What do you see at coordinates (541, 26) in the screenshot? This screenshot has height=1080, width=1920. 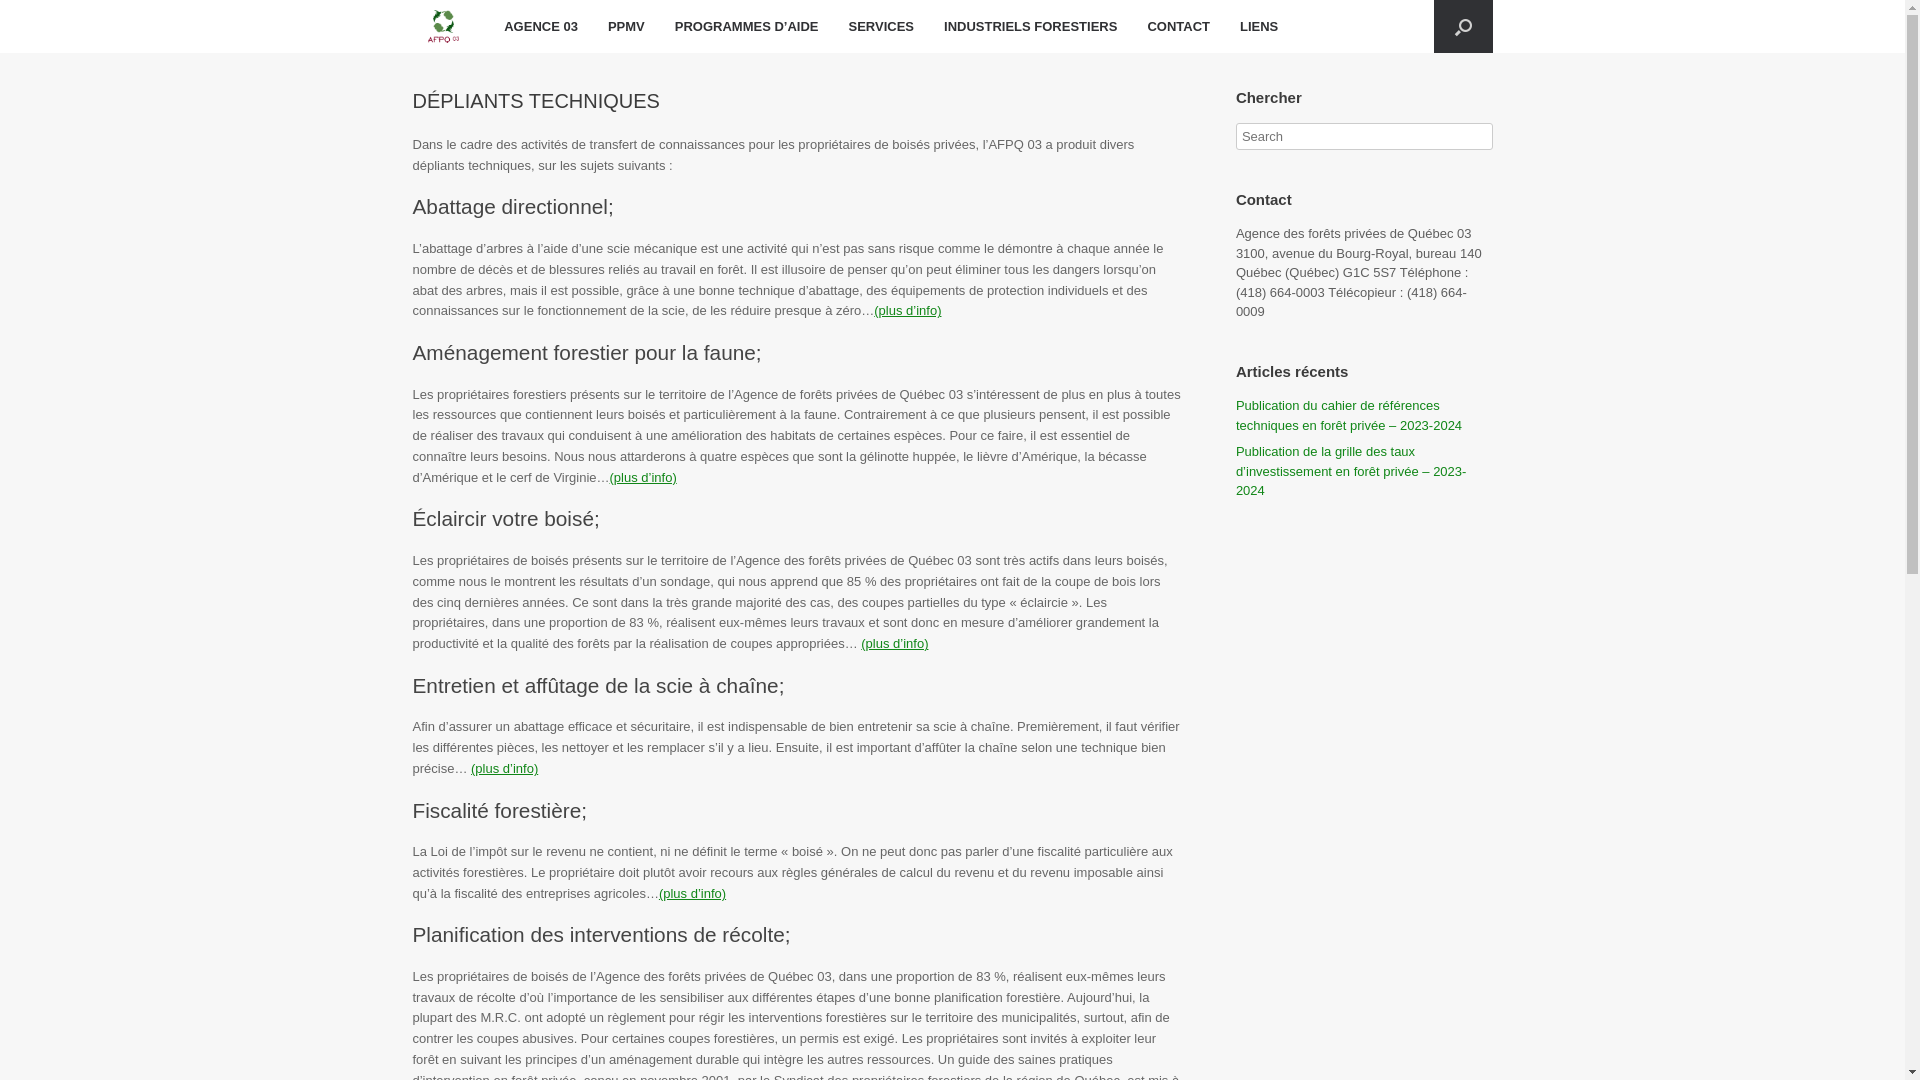 I see `'AGENCE 03'` at bounding box center [541, 26].